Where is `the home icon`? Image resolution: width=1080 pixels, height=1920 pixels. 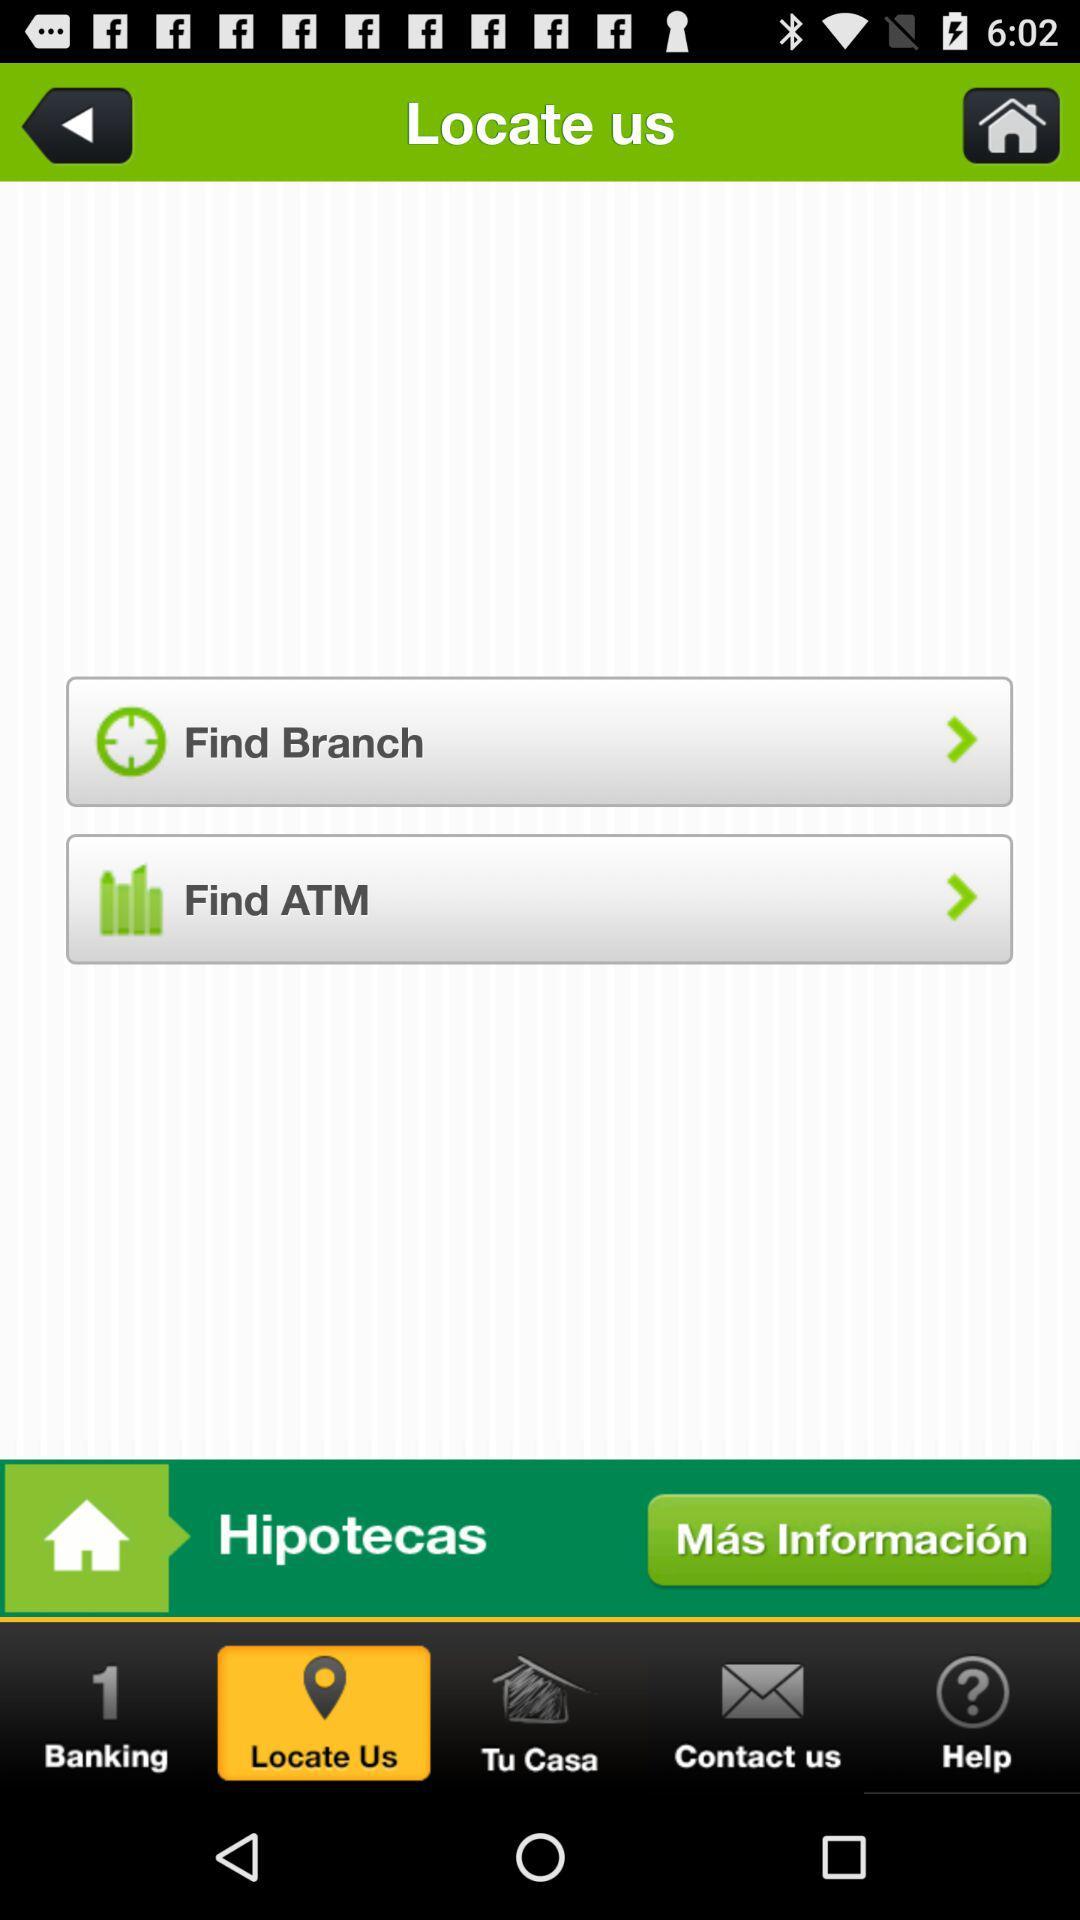 the home icon is located at coordinates (999, 129).